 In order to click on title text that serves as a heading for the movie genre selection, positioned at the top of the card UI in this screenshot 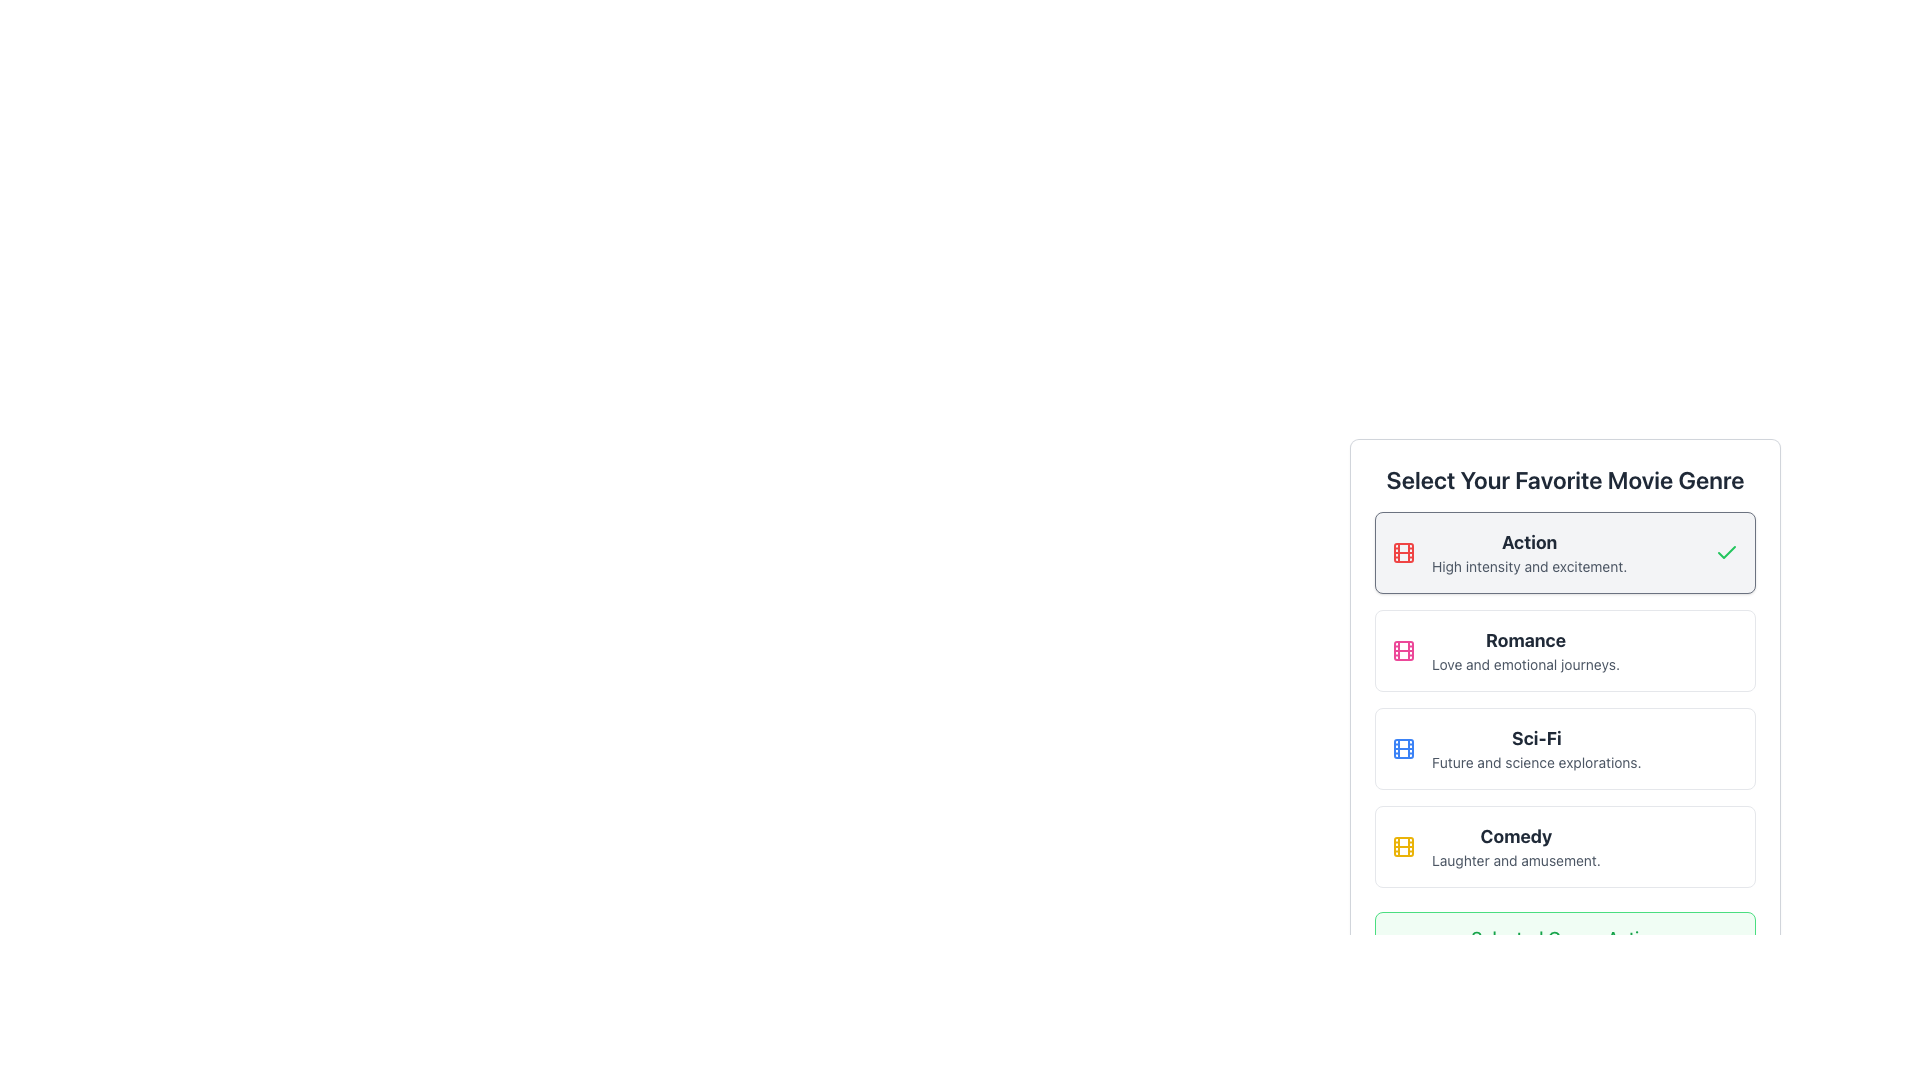, I will do `click(1564, 479)`.